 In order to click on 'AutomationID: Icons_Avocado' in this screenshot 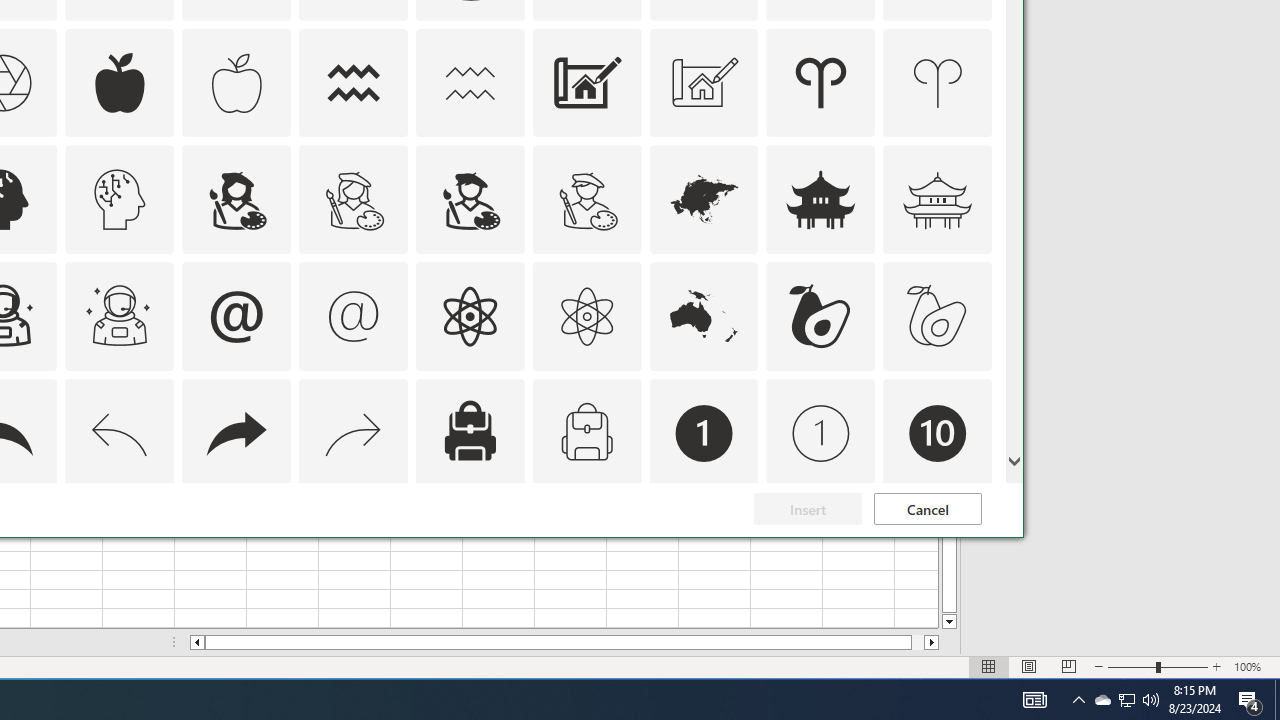, I will do `click(821, 315)`.